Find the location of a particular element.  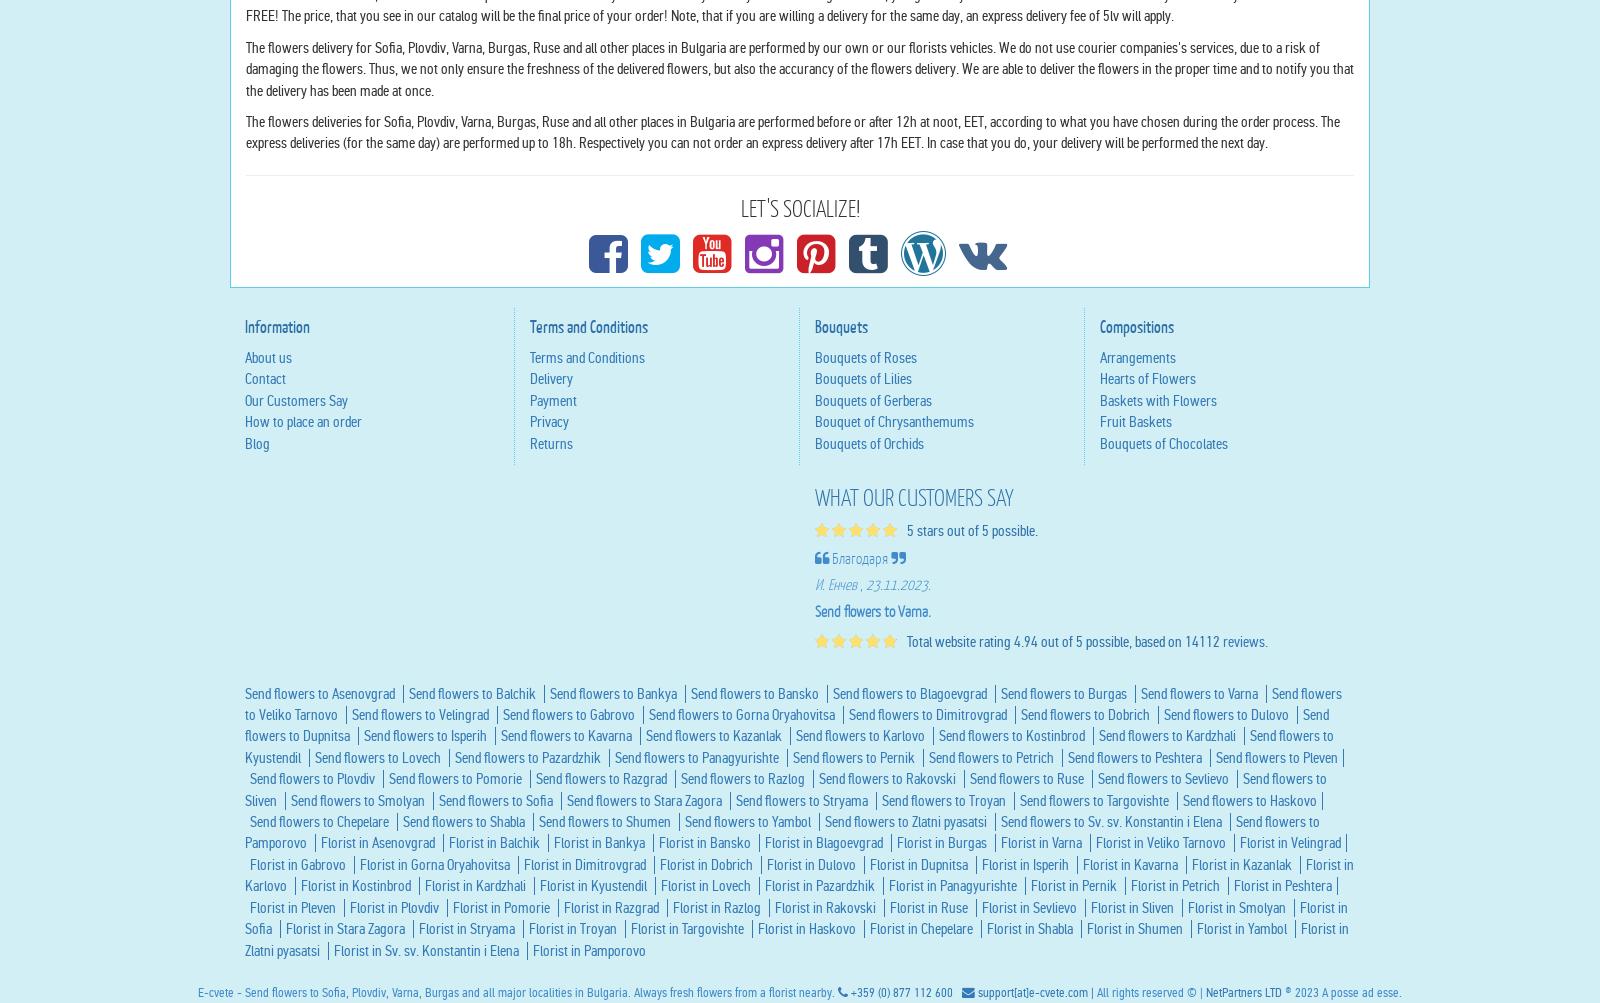

'Hearts of Flowers' is located at coordinates (1148, 570).